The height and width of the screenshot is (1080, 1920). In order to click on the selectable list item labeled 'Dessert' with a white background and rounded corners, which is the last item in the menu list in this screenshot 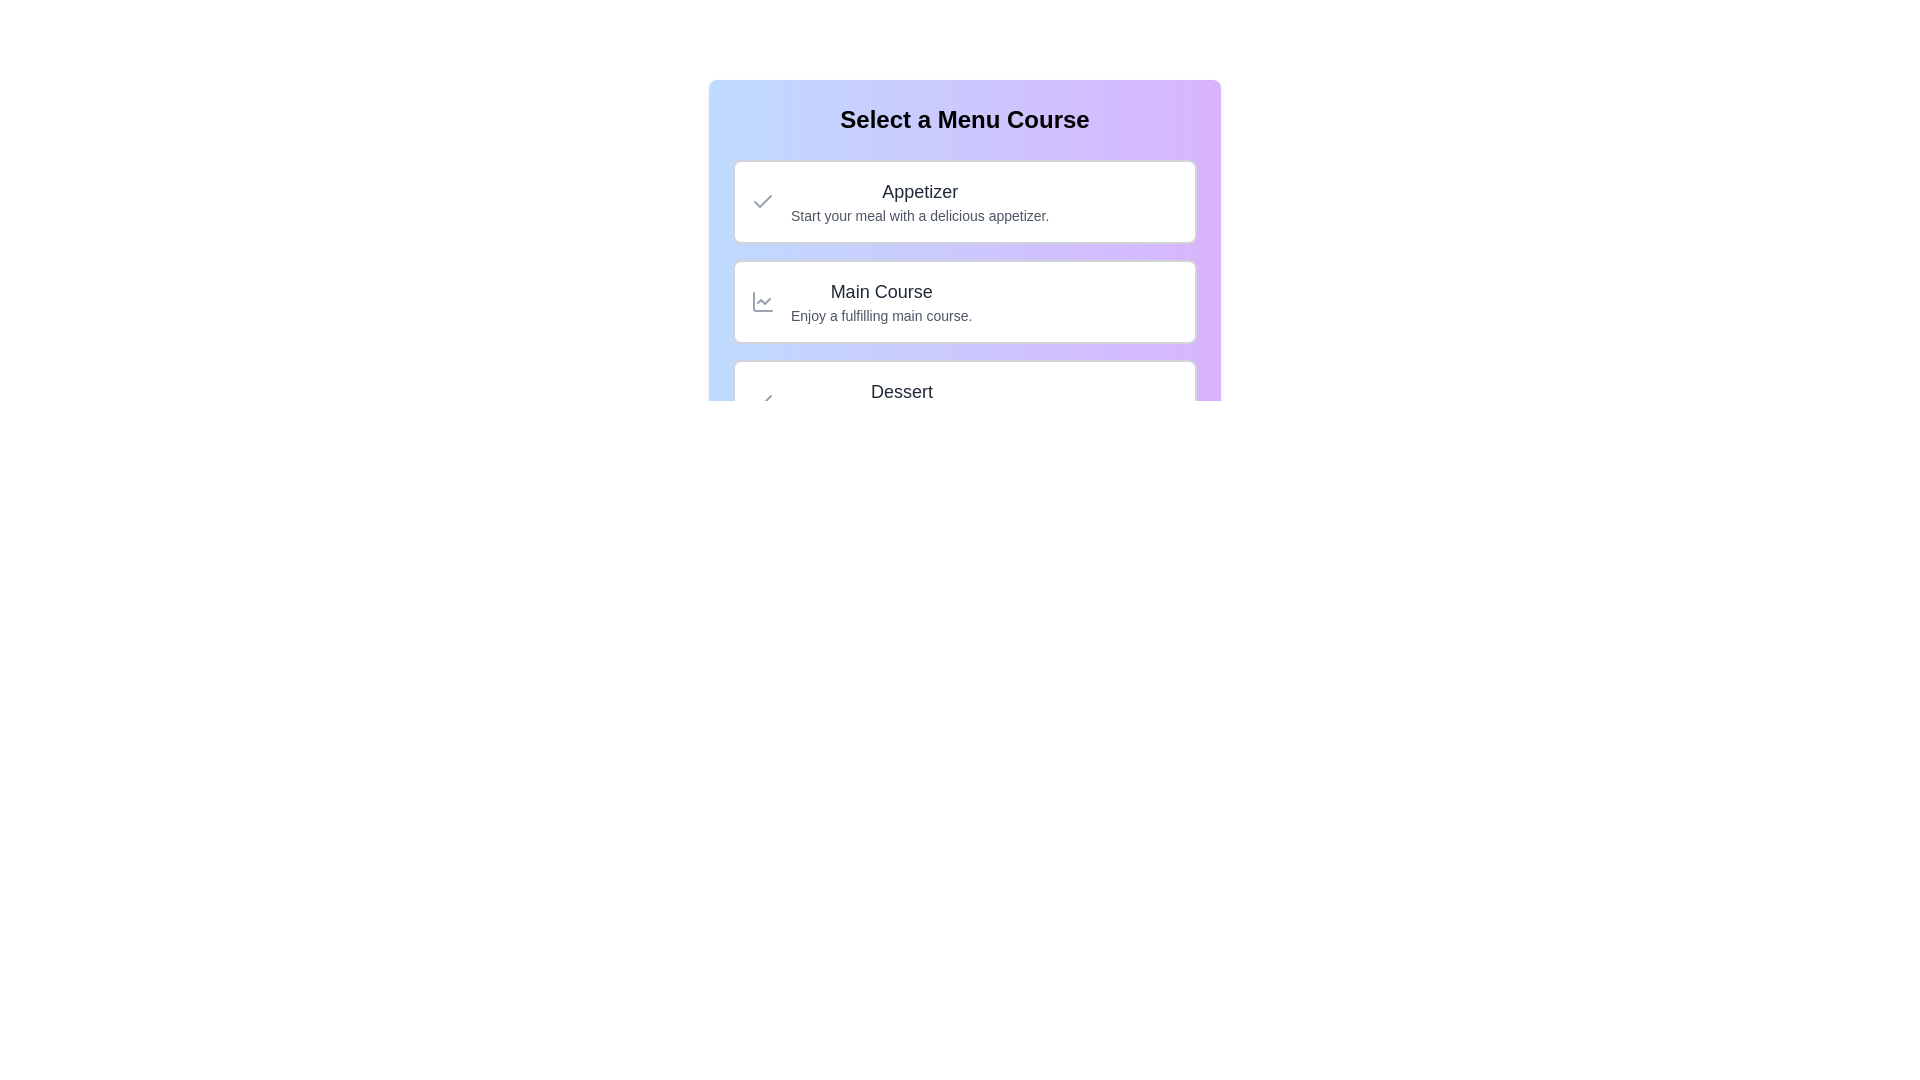, I will do `click(964, 401)`.